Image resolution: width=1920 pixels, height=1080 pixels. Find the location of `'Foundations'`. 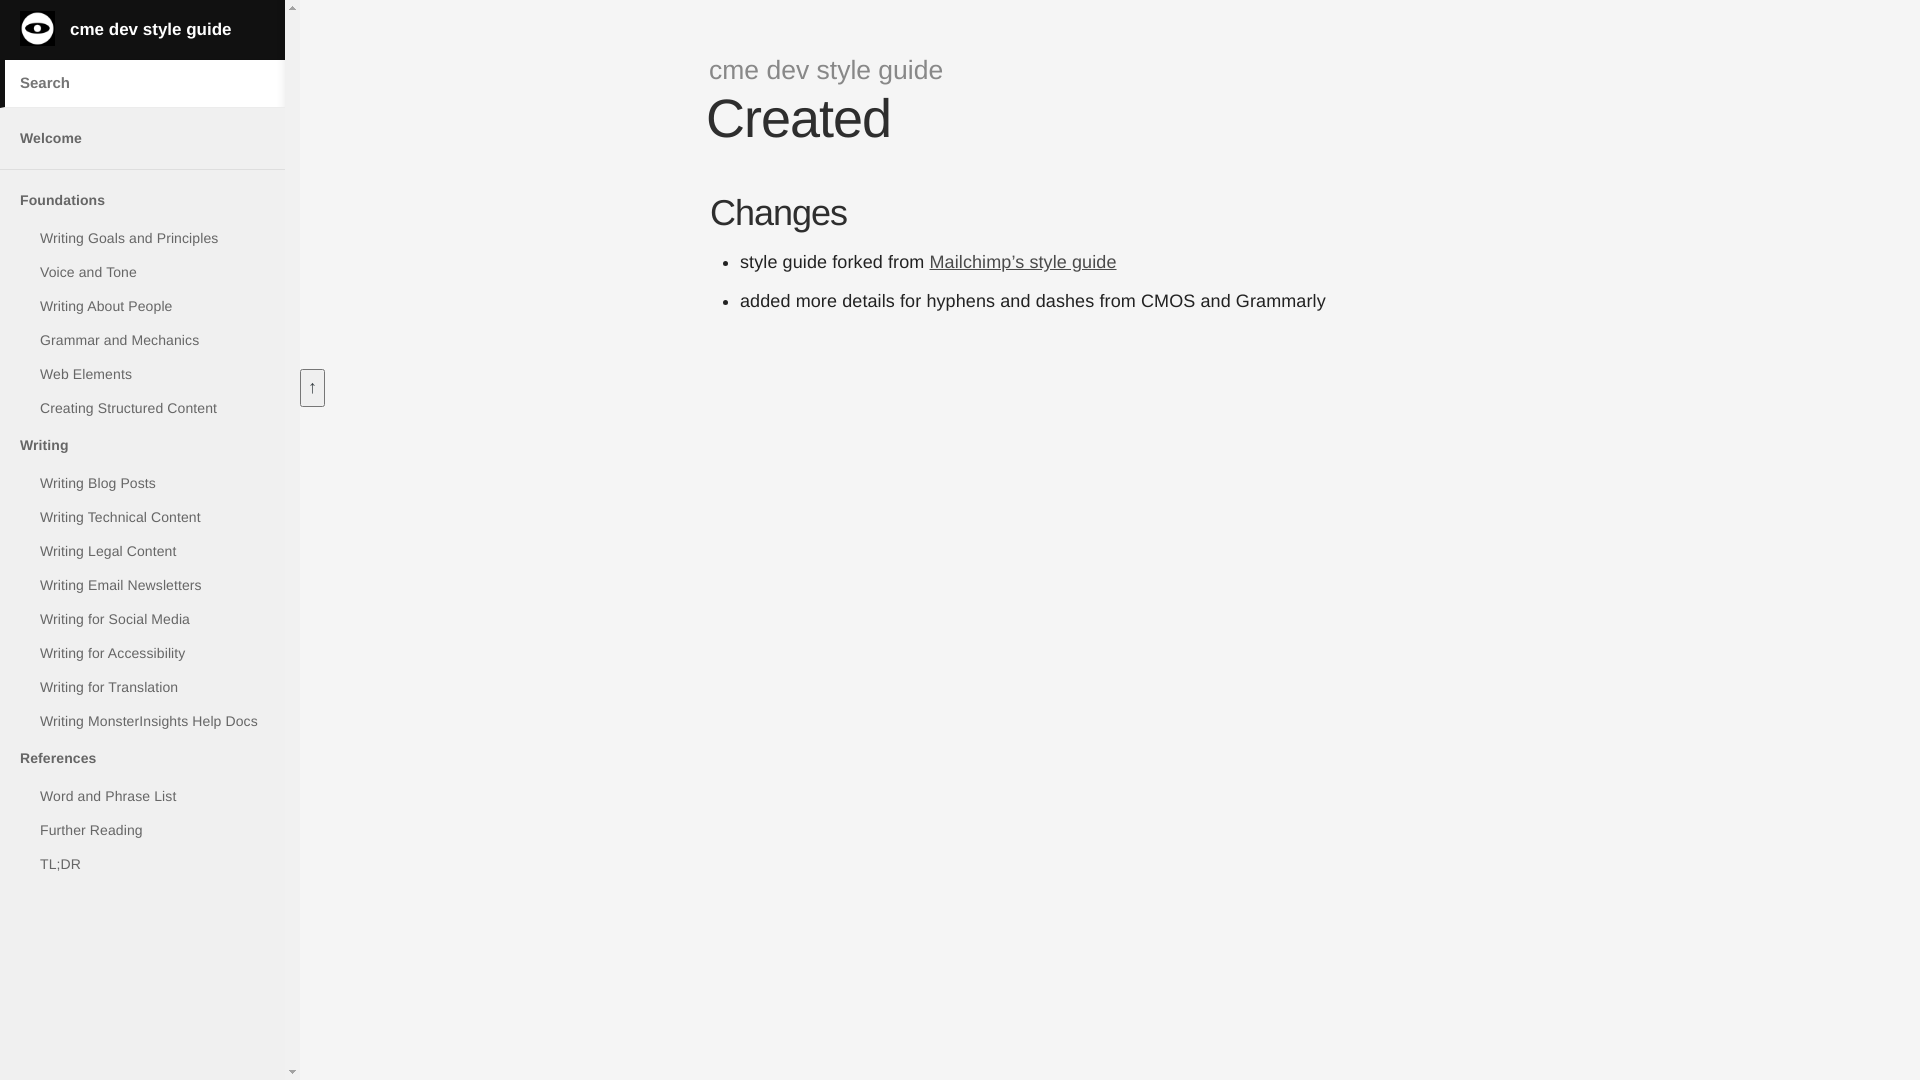

'Foundations' is located at coordinates (141, 200).